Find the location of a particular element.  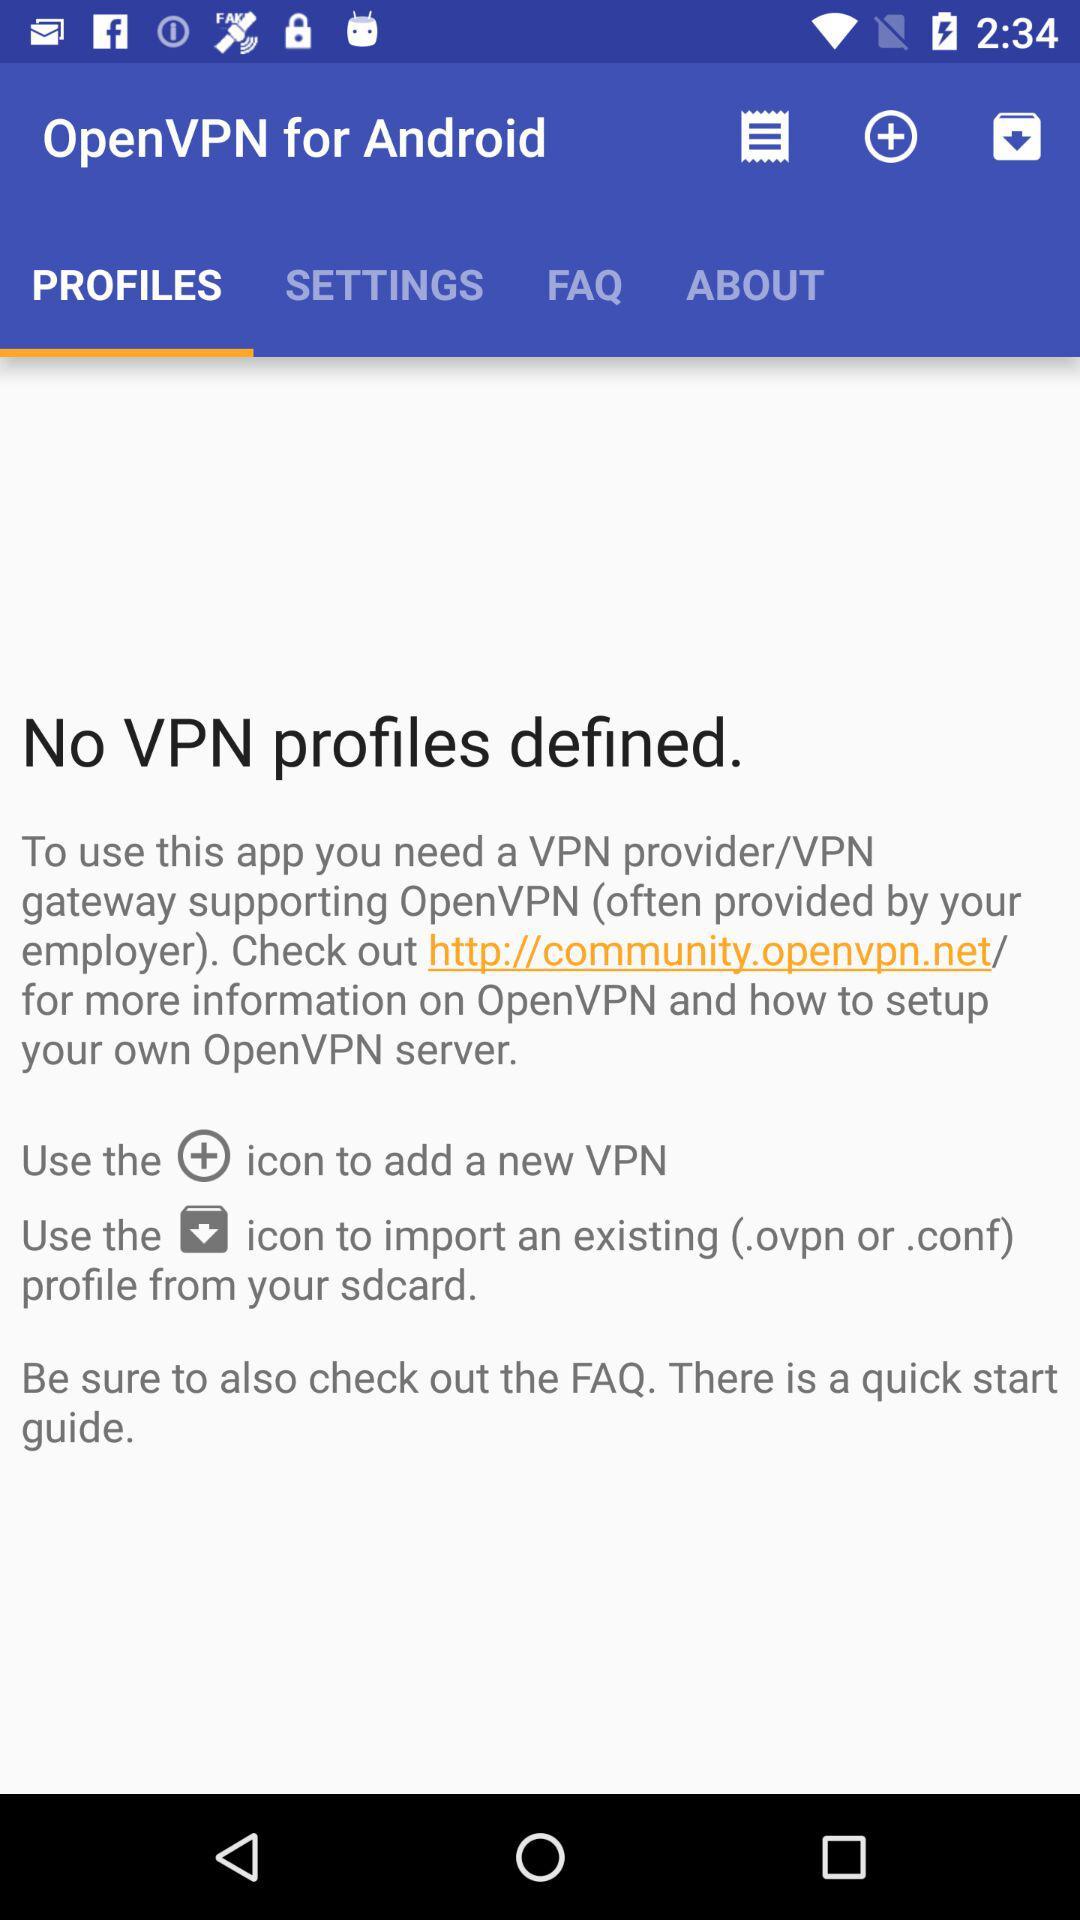

settings app is located at coordinates (384, 282).